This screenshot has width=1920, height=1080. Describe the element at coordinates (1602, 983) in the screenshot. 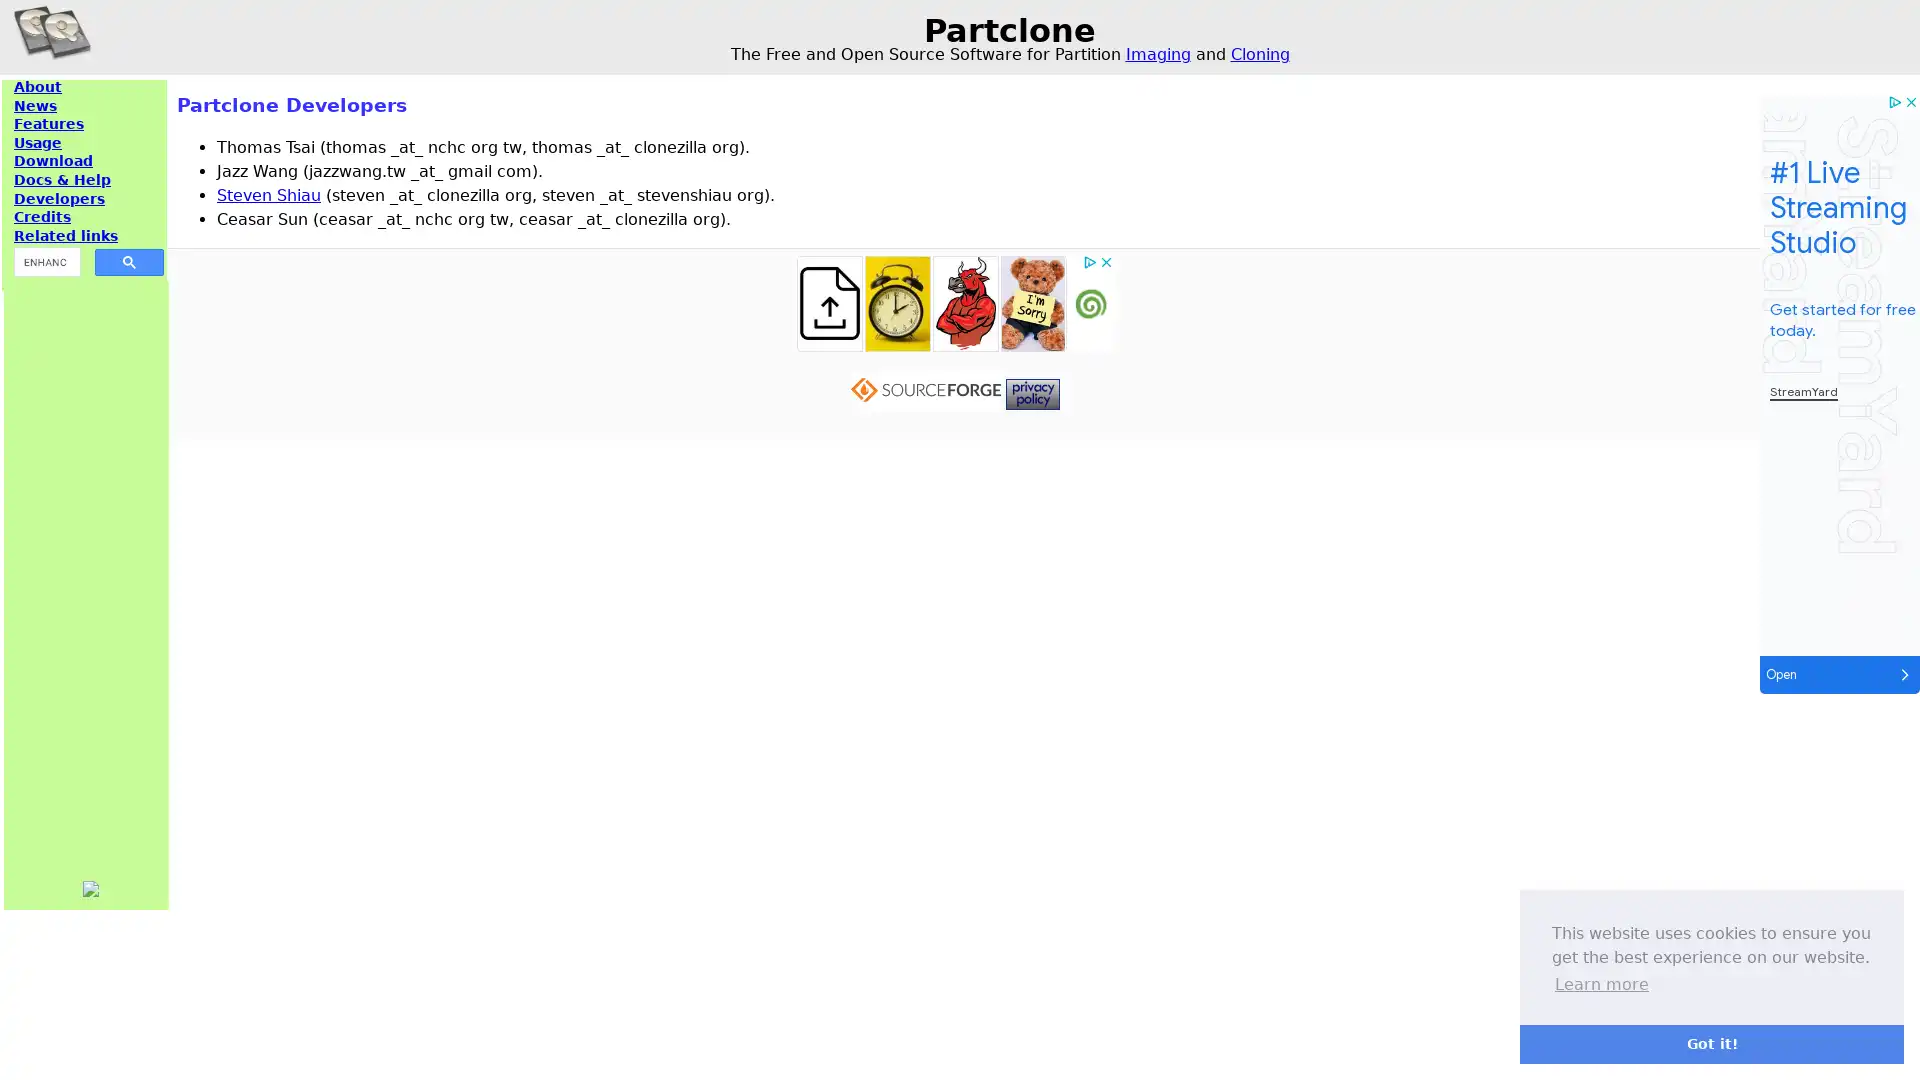

I see `learn more about cookies` at that location.